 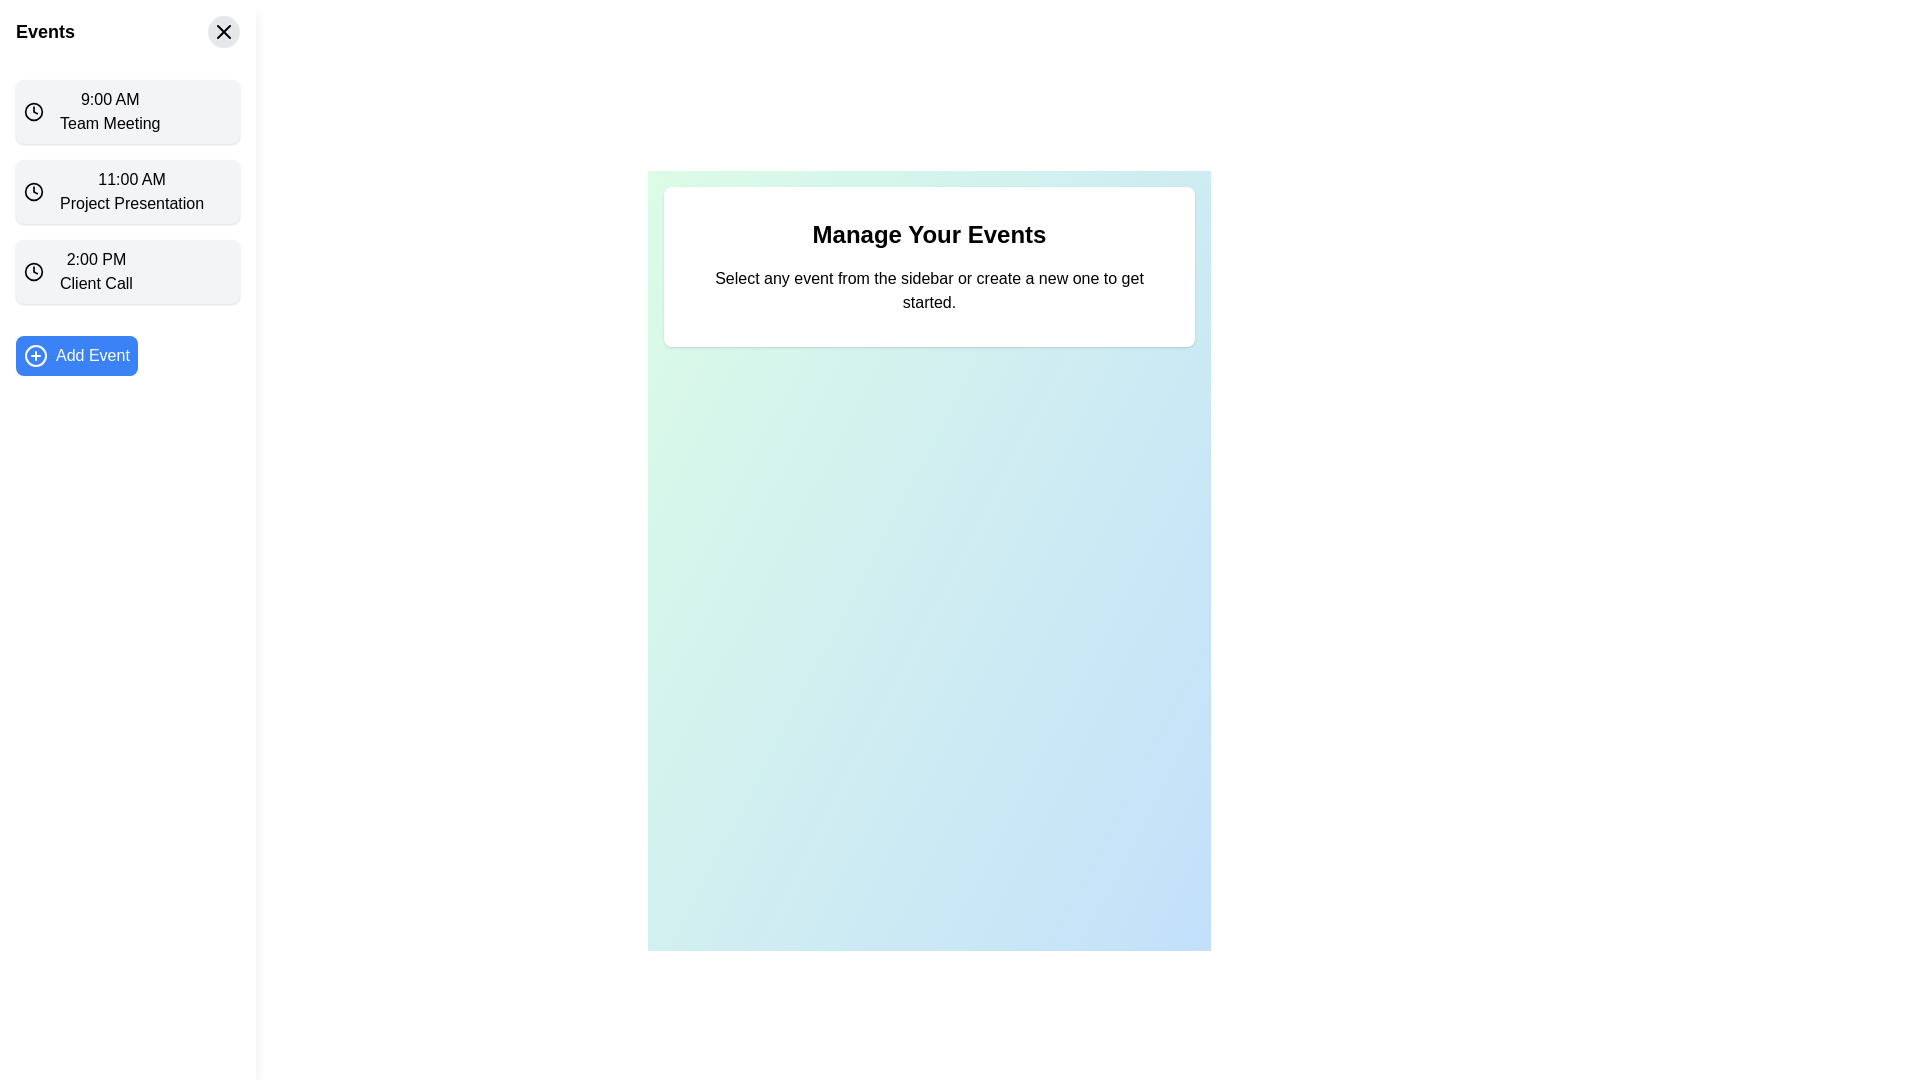 I want to click on the Circular SVG graphical element representing the clock outline in the event's icon located in the sidebar, so click(x=33, y=192).